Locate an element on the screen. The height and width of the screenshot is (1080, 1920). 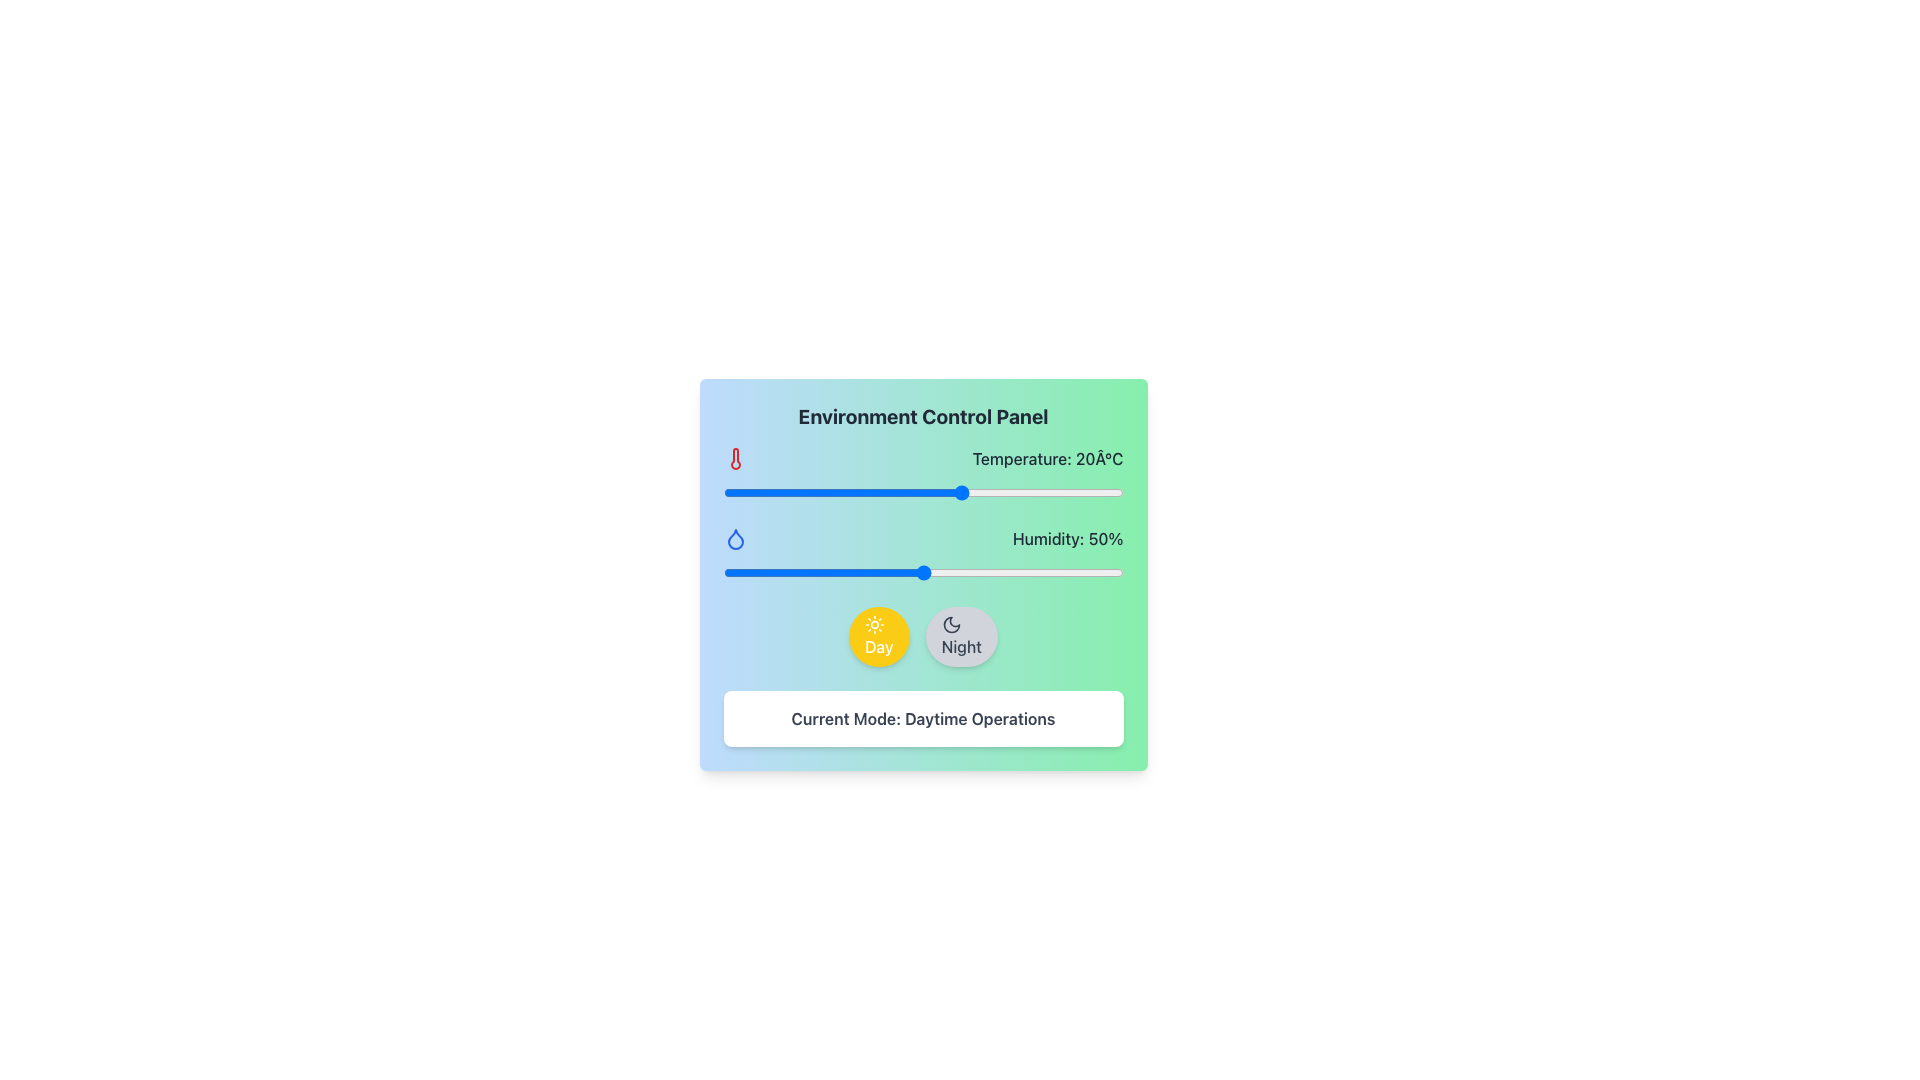
the 'Night' mode icon located in the center-bottom section of the panel is located at coordinates (950, 623).